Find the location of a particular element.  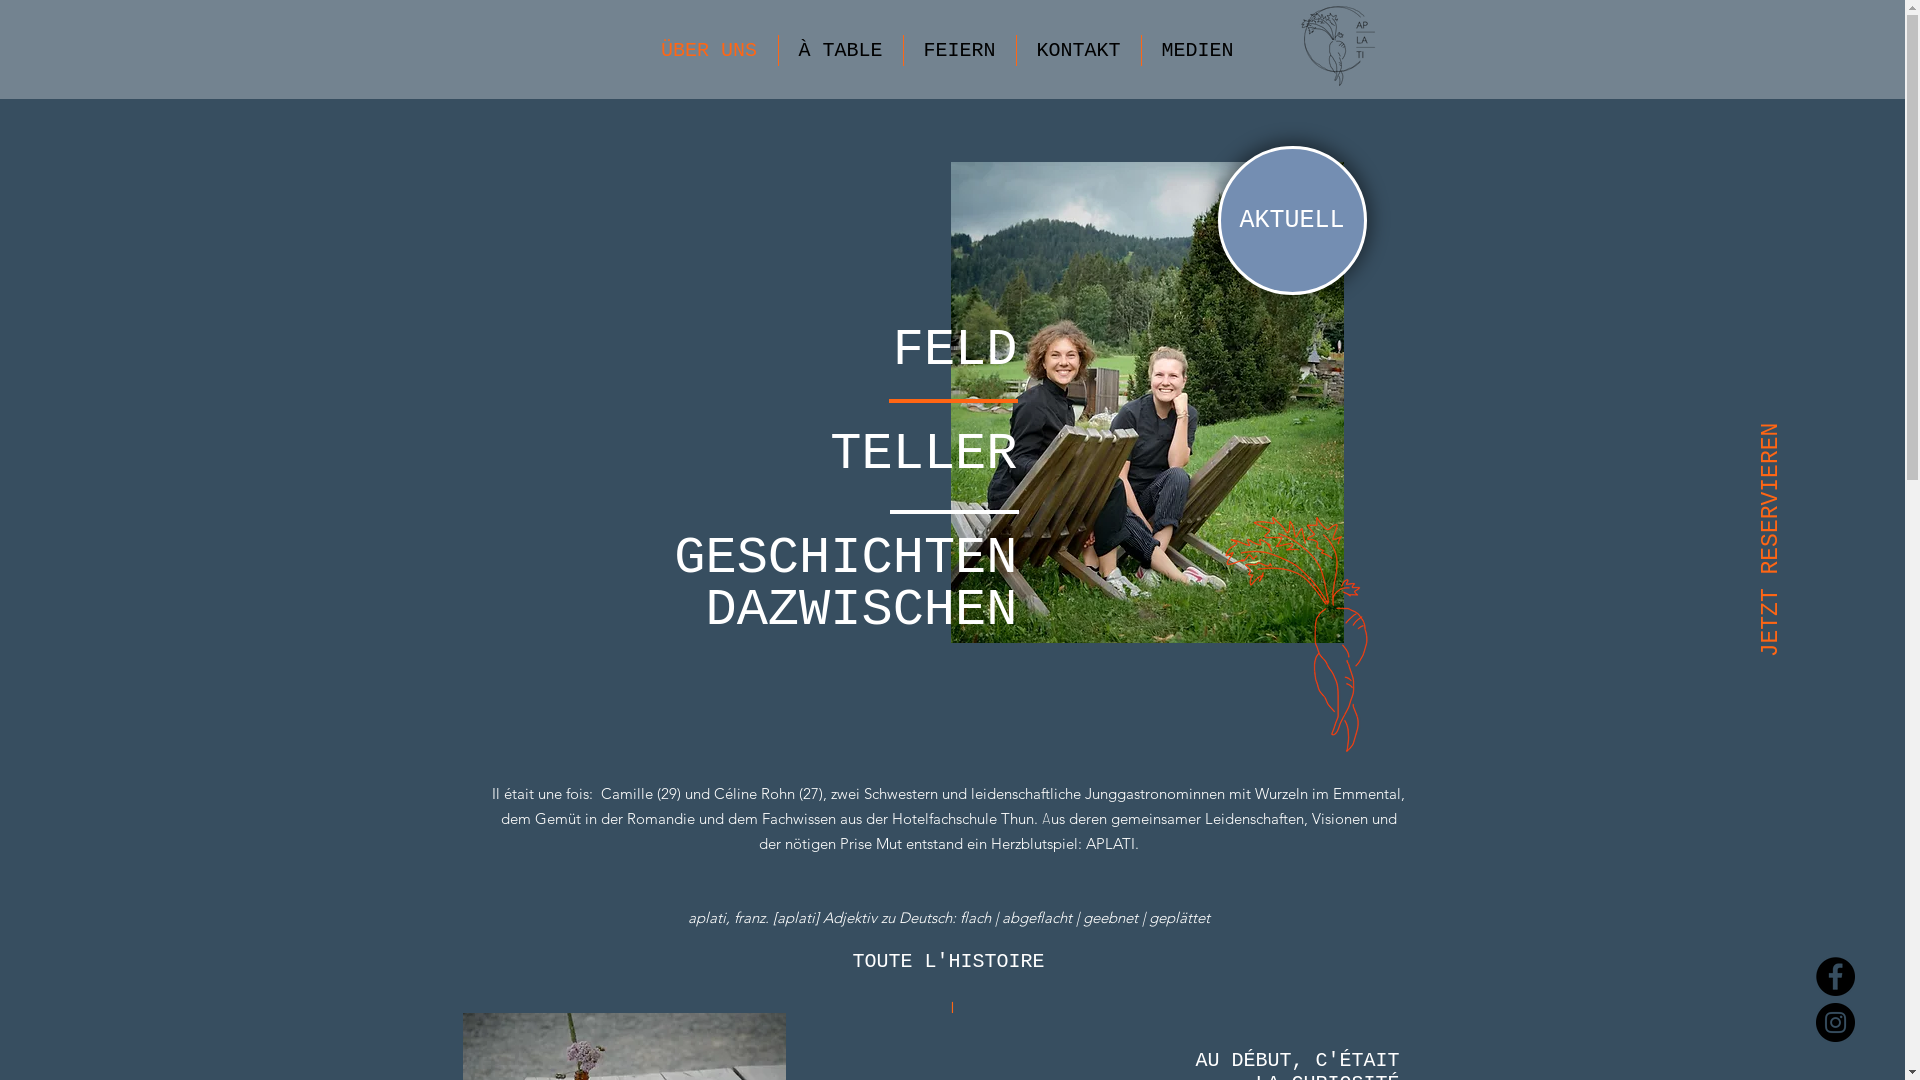

'MEDIEN' is located at coordinates (1198, 49).